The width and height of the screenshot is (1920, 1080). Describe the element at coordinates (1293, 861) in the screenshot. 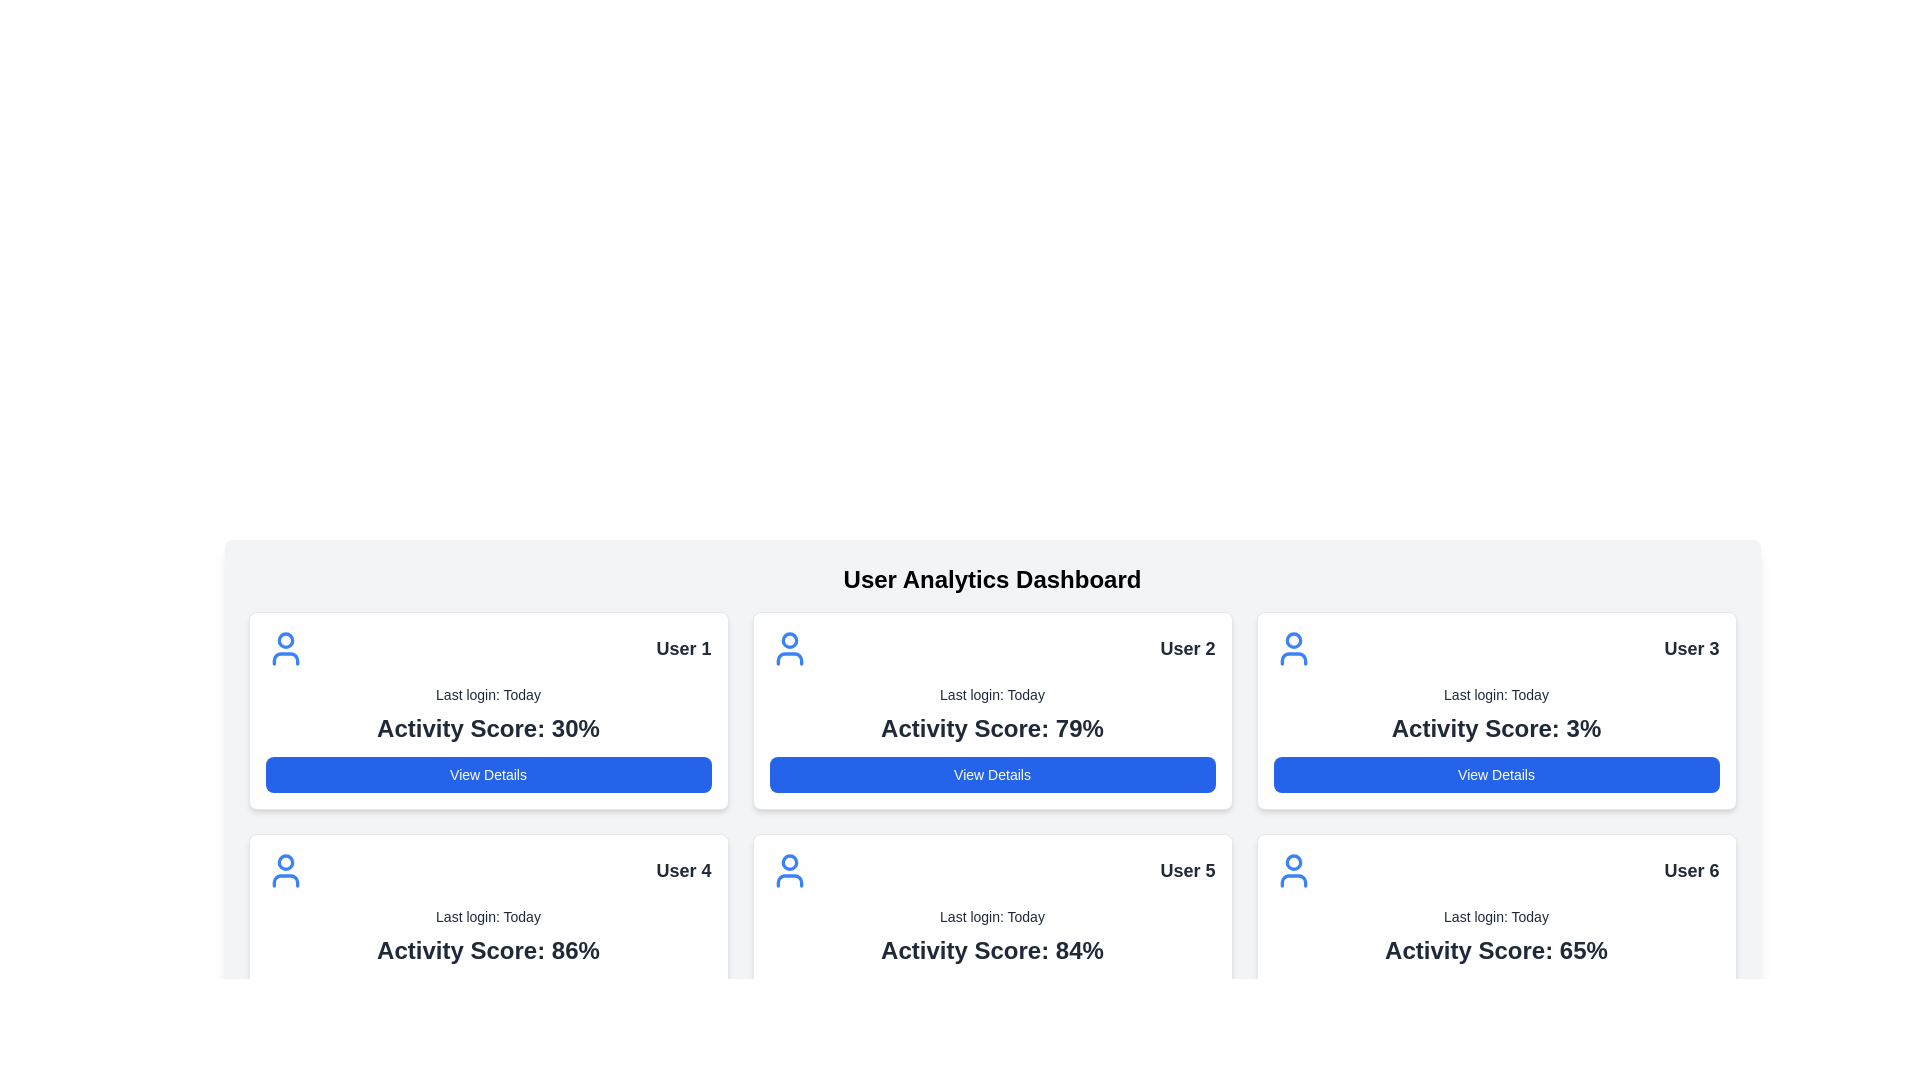

I see `the Circle graphical element that is part of the user profile icon for 'User 6' located in the second row, third column of the dashboard` at that location.